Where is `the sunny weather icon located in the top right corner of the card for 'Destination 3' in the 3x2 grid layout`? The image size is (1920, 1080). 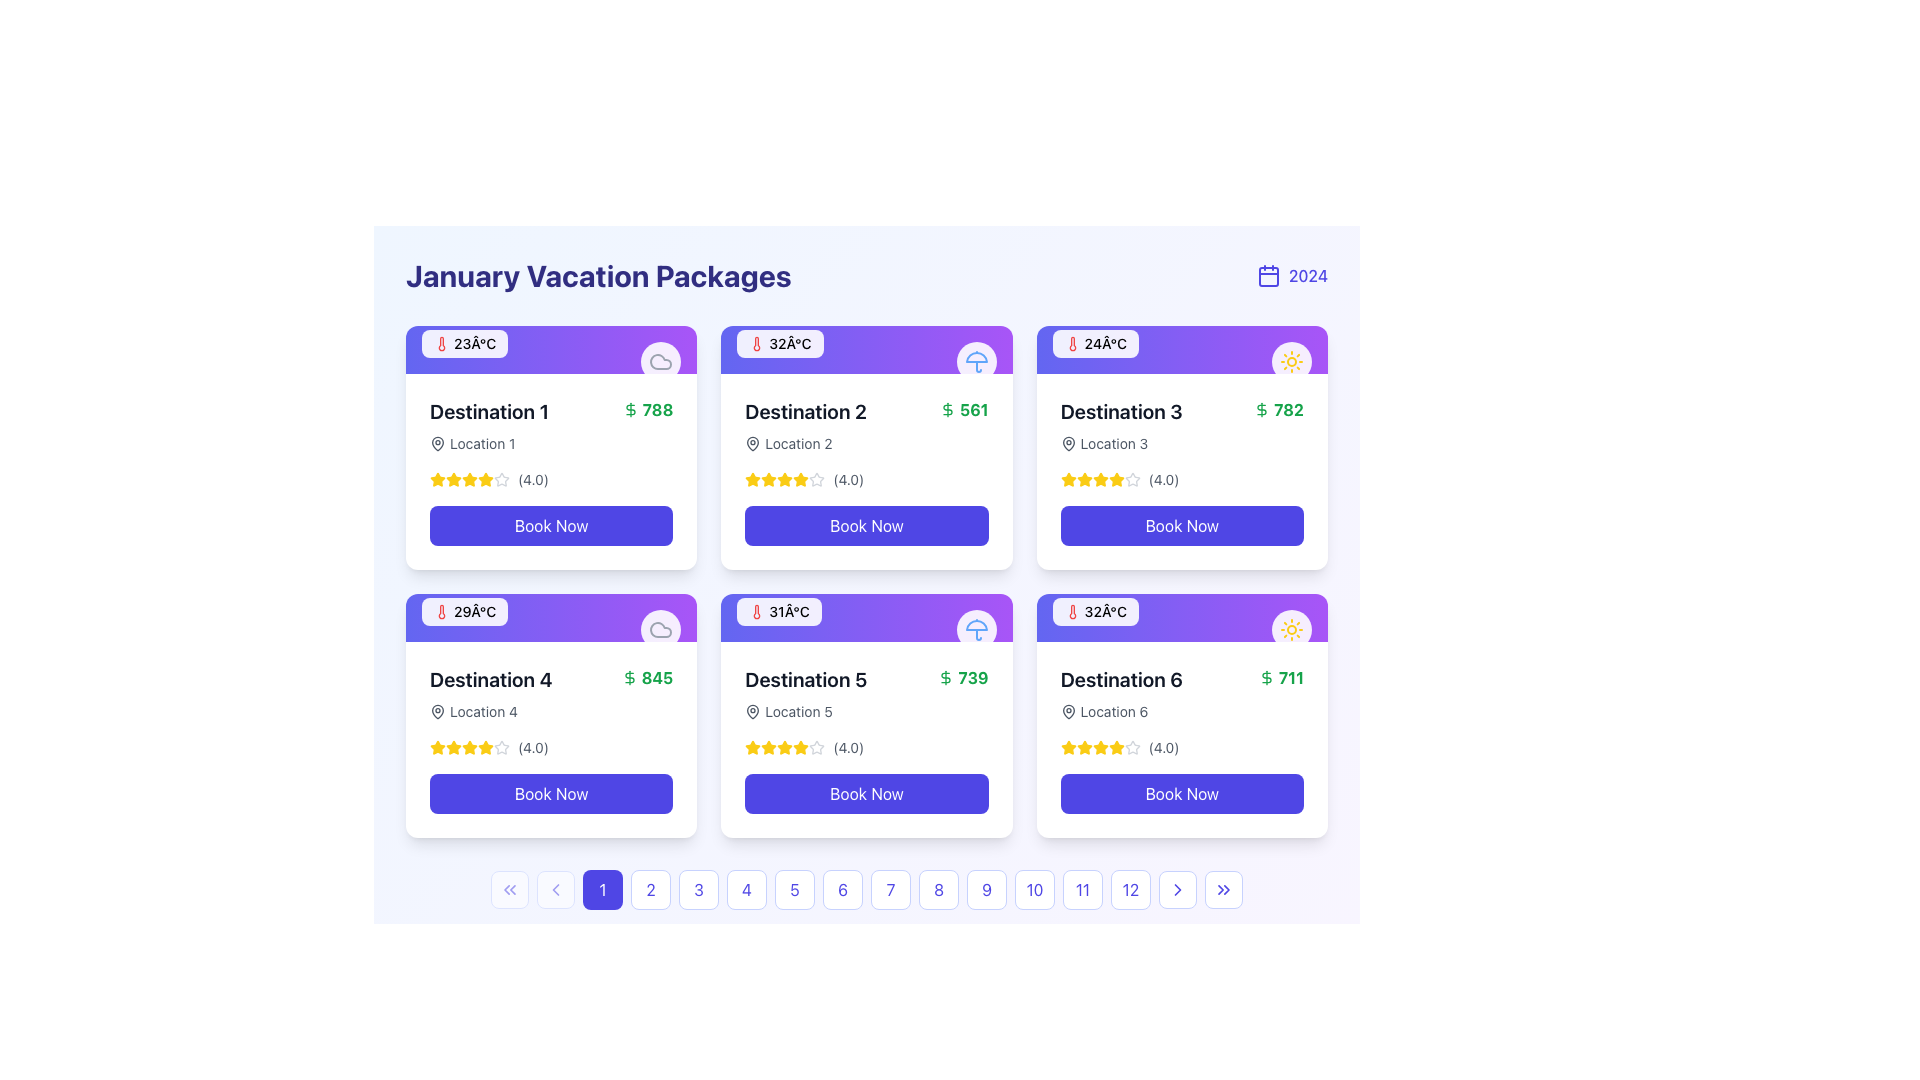 the sunny weather icon located in the top right corner of the card for 'Destination 3' in the 3x2 grid layout is located at coordinates (1291, 628).